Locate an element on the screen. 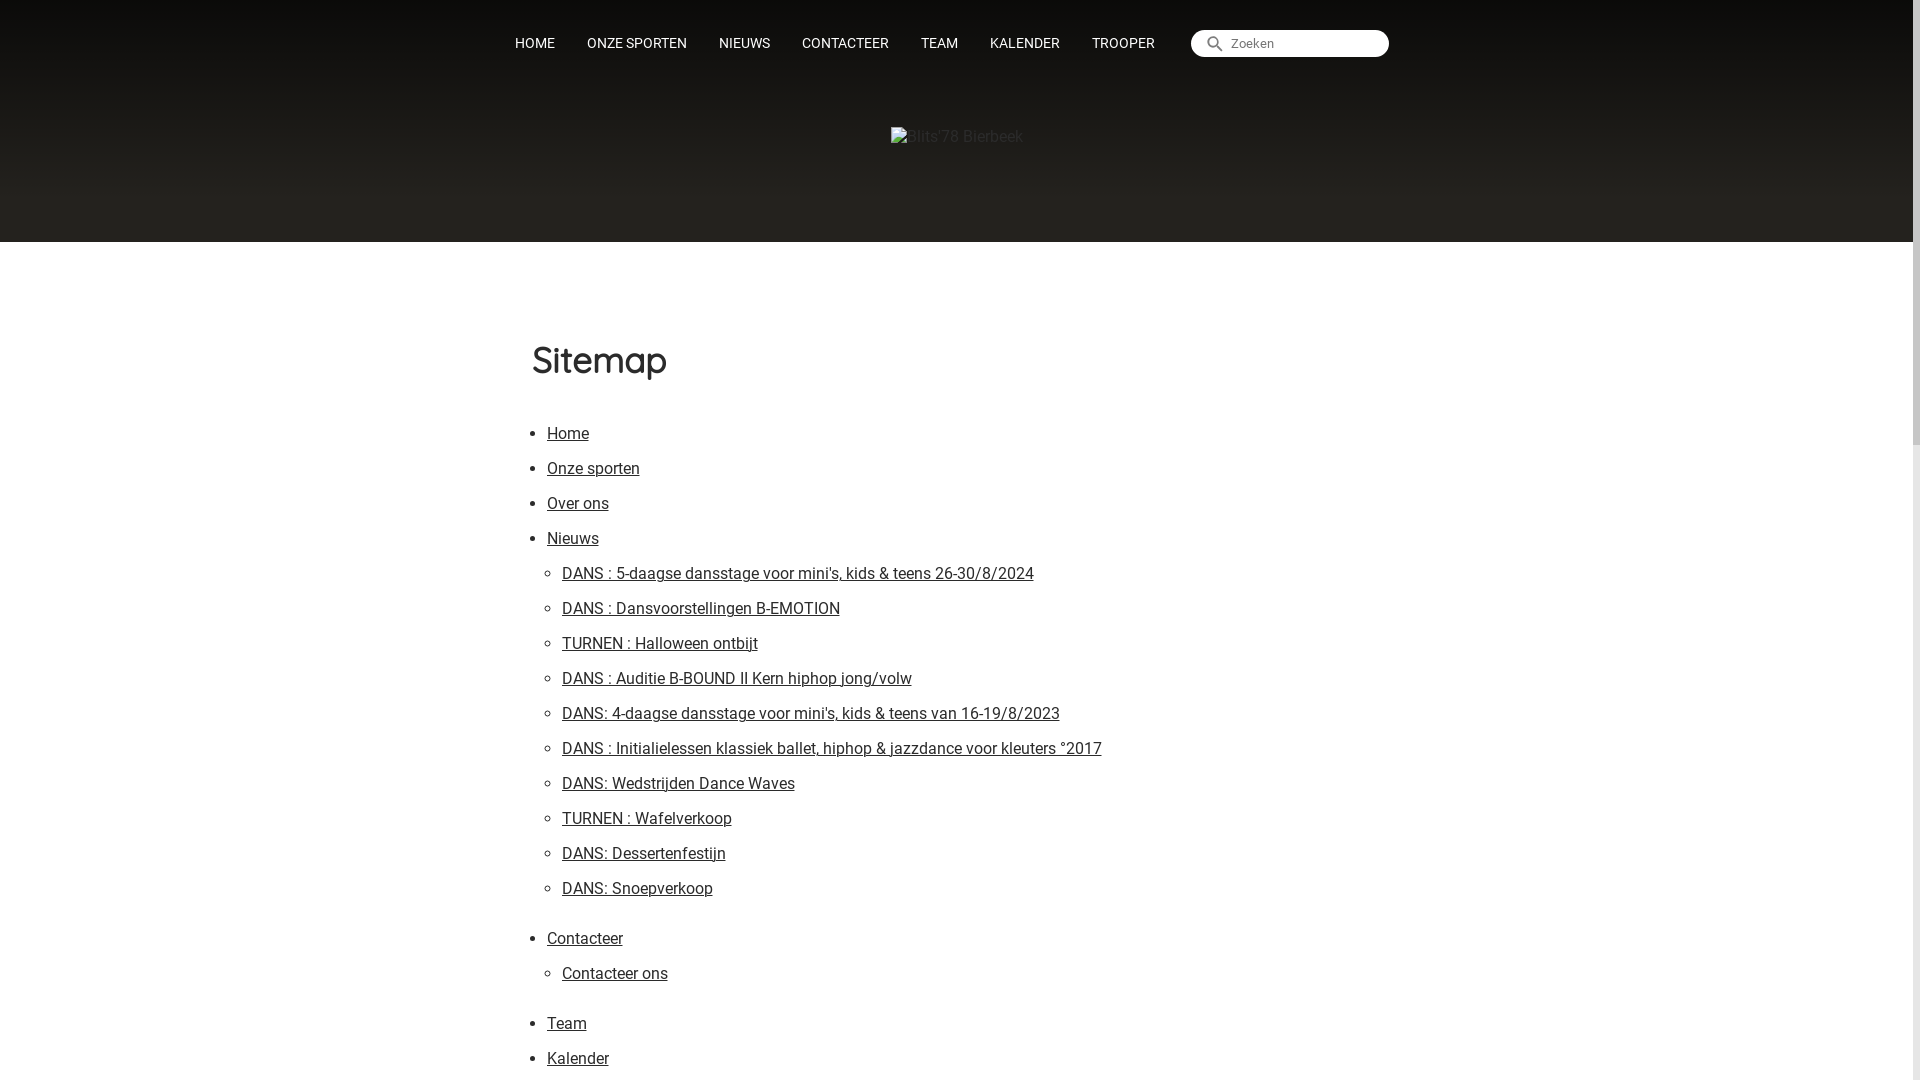  'Blits'78 Bierbeek' is located at coordinates (954, 135).